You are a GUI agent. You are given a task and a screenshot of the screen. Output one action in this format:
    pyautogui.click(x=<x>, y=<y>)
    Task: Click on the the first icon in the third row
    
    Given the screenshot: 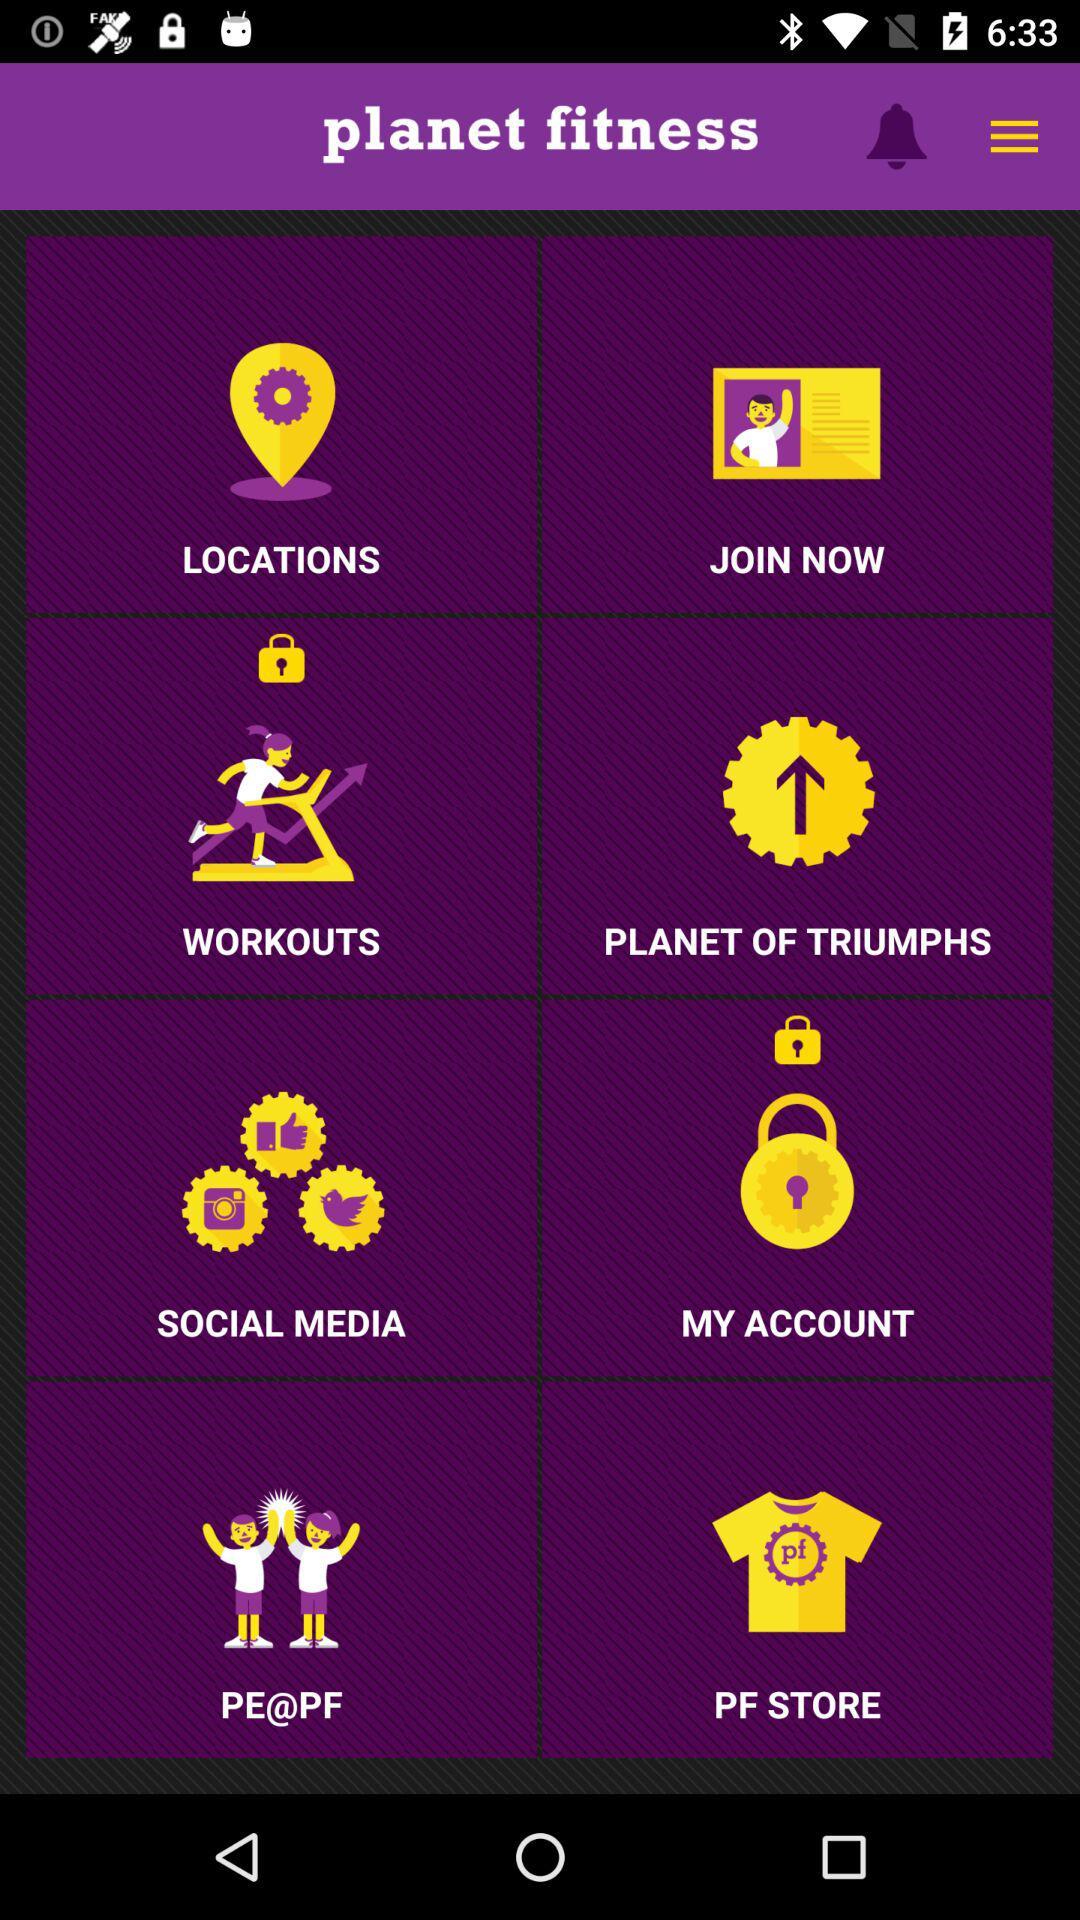 What is the action you would take?
    pyautogui.click(x=281, y=1568)
    